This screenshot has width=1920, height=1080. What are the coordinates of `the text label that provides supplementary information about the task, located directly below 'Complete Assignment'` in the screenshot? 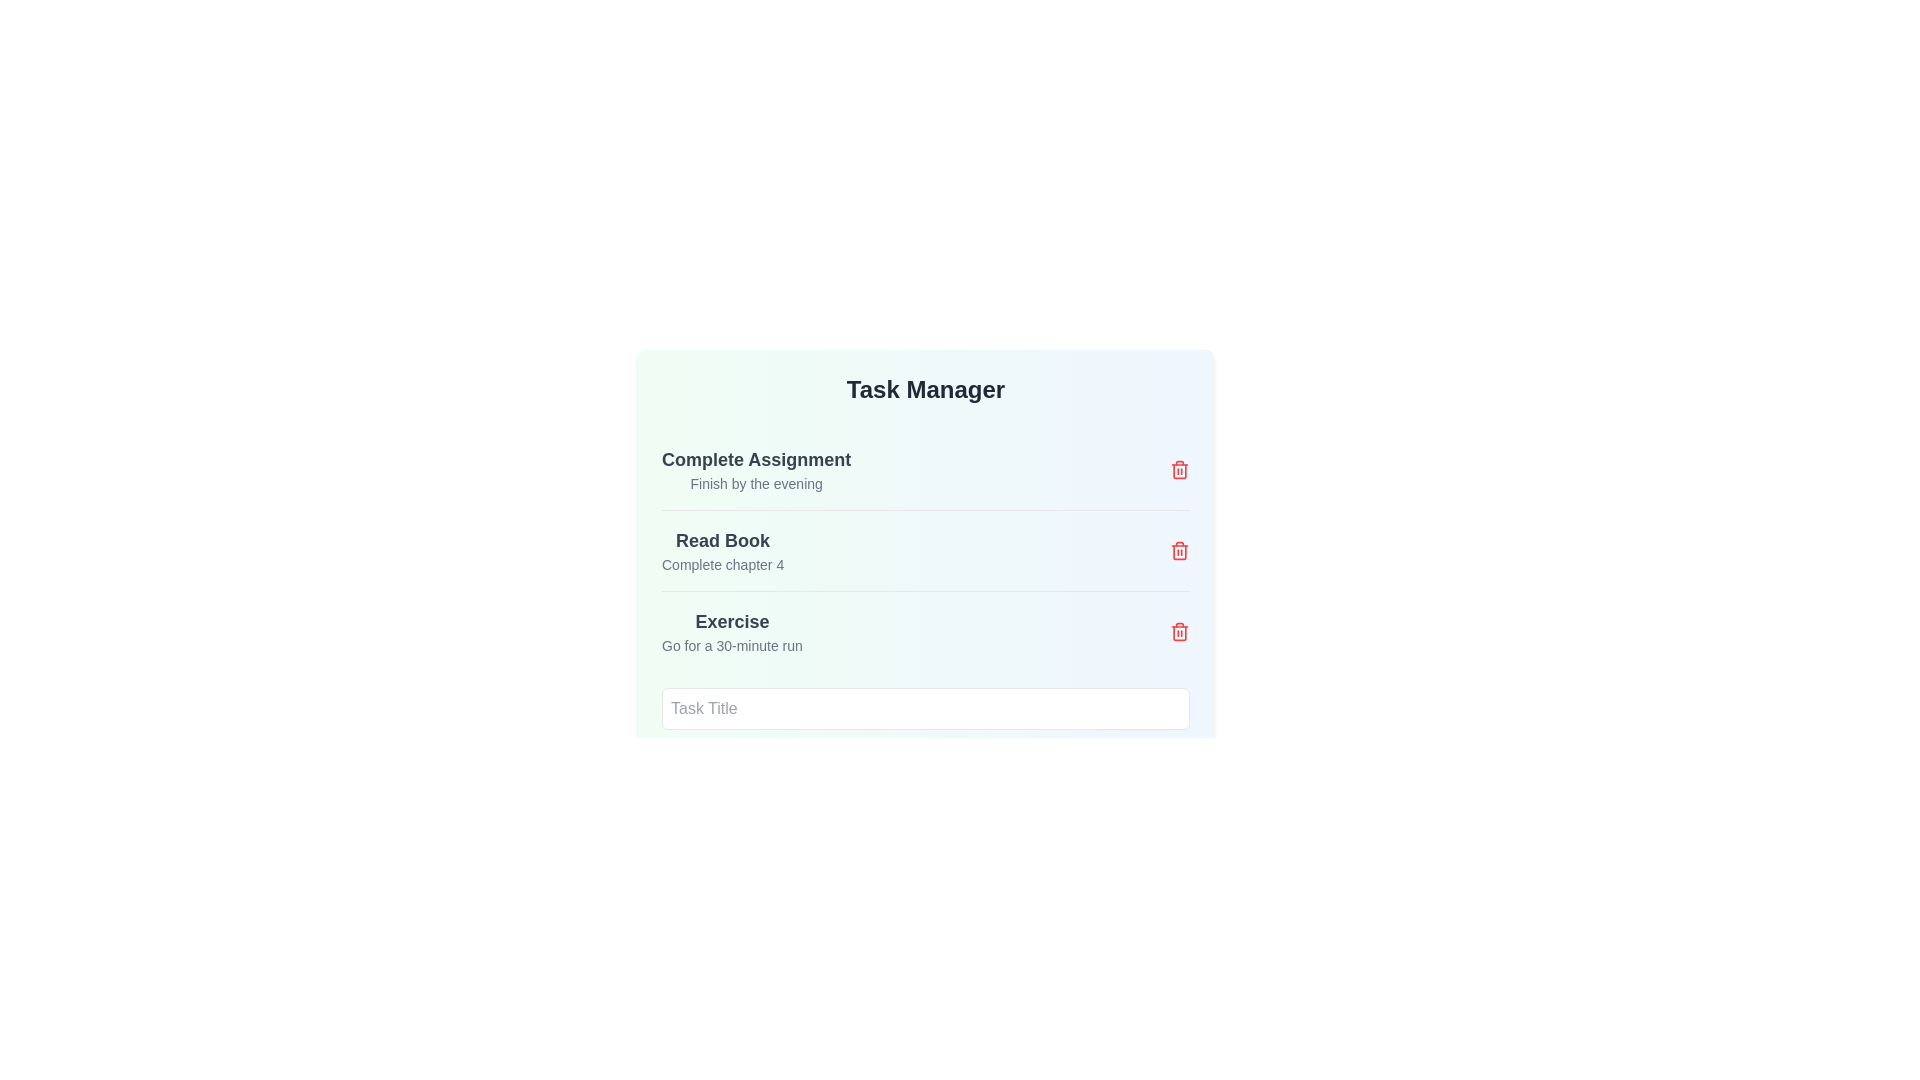 It's located at (755, 483).